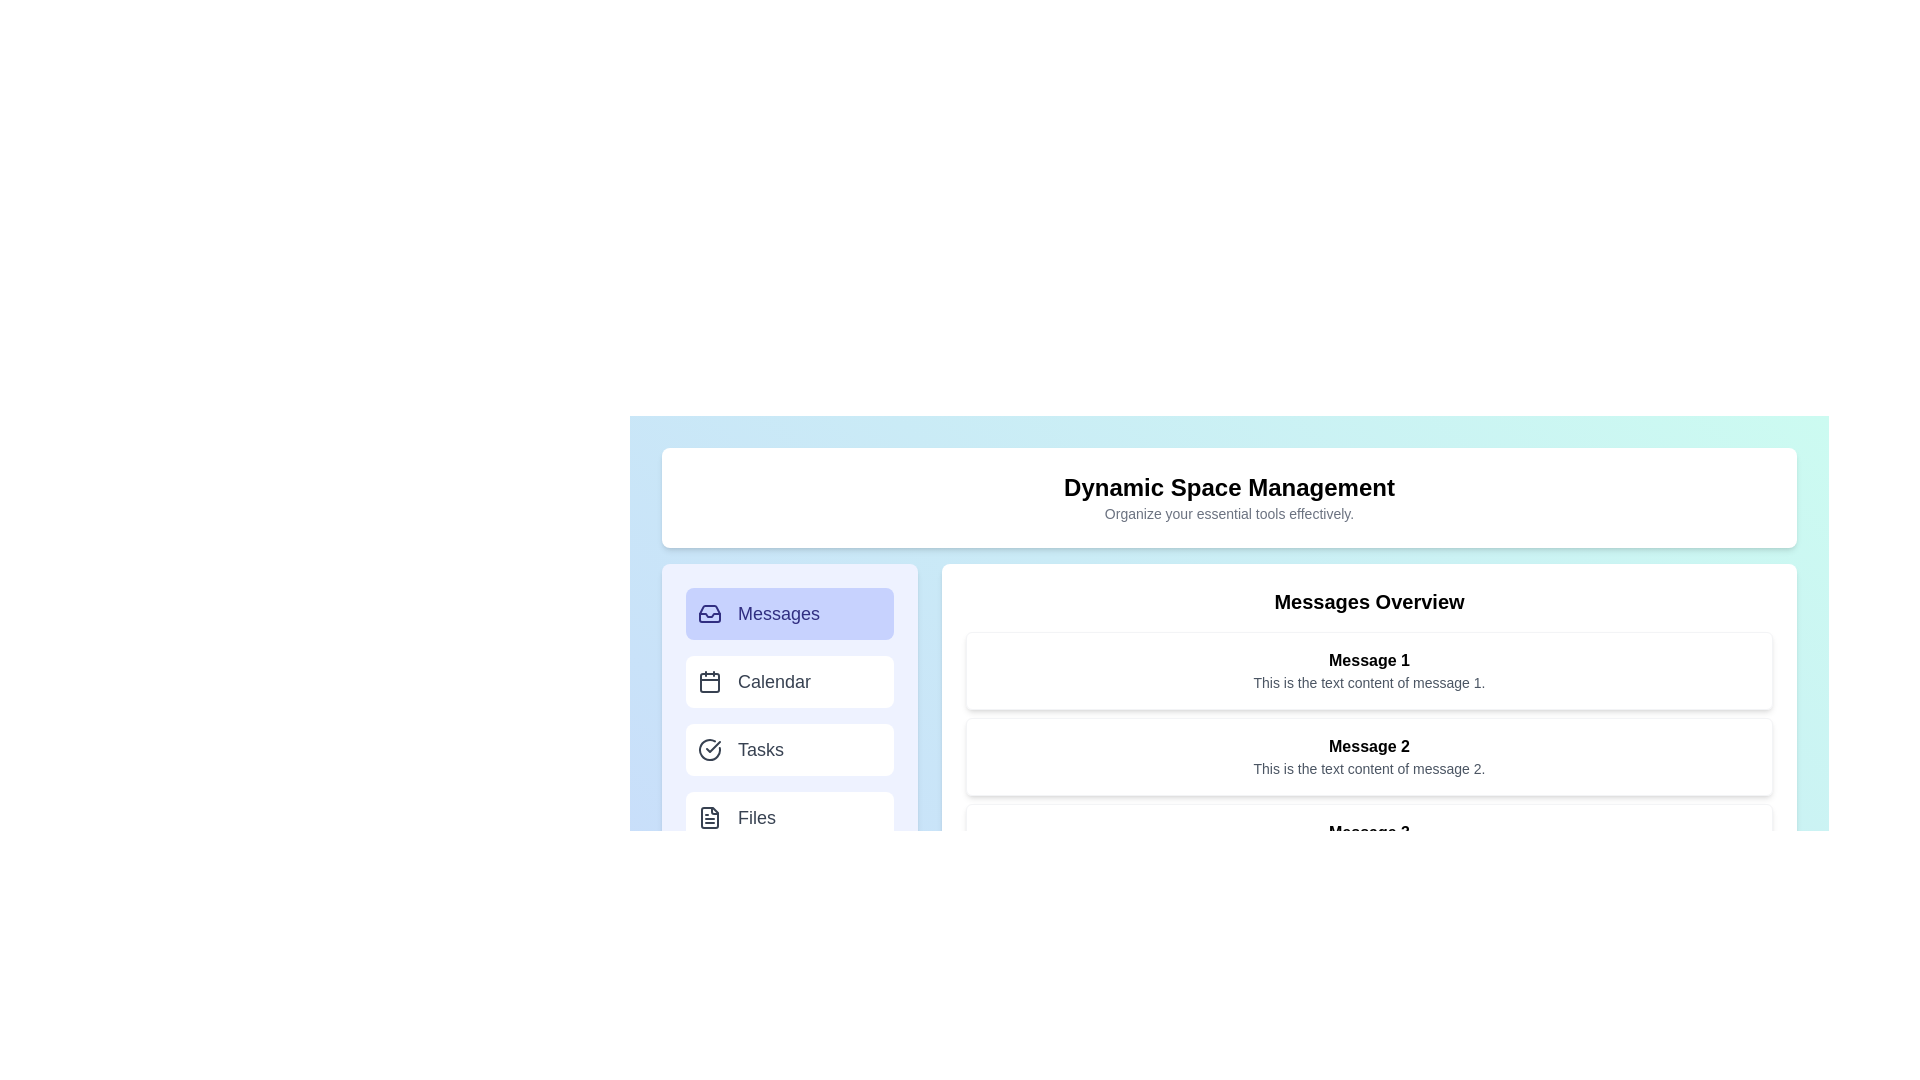 The height and width of the screenshot is (1080, 1920). I want to click on text displayed in the small, gray font that says 'This is the text content of message 1.' located below the header 'Message 1' within the first card of the 'Messages Overview' section, so click(1368, 681).